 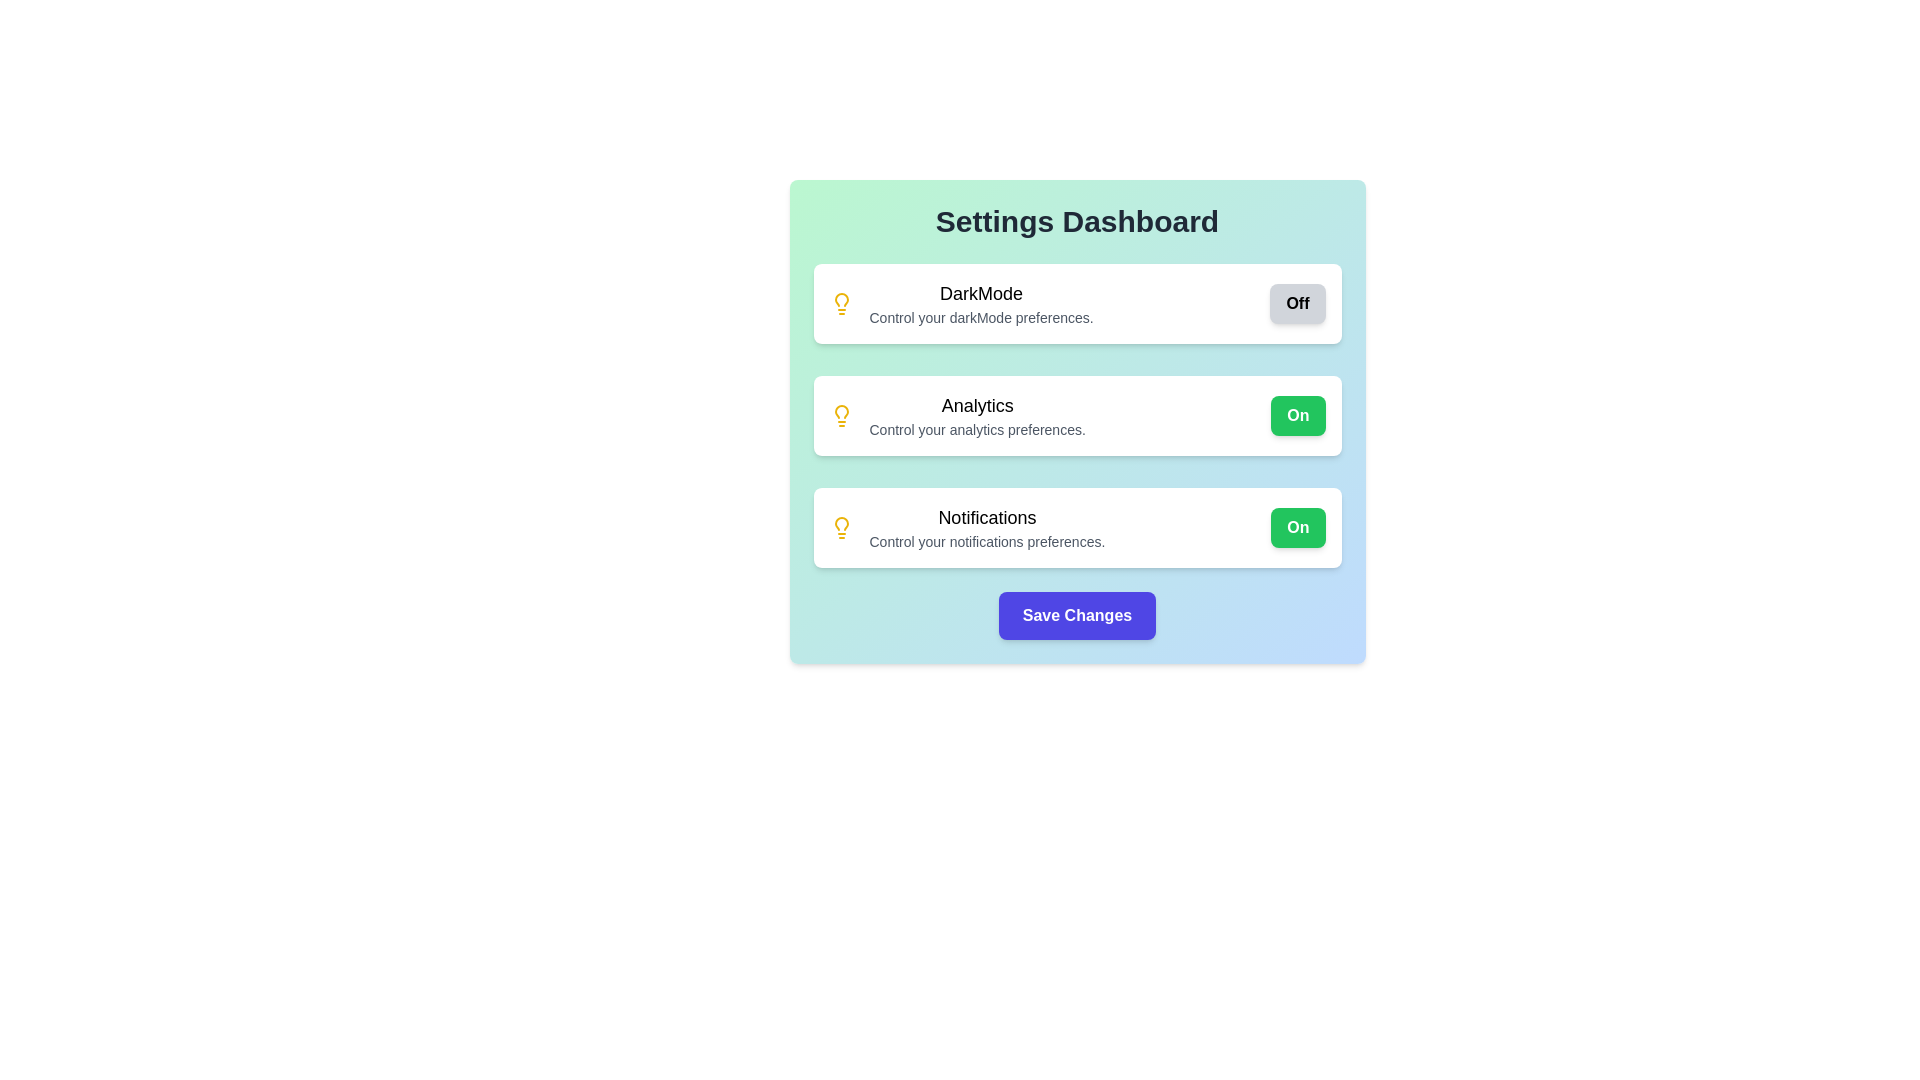 I want to click on 'Save Changes' button to save the current settings, so click(x=1076, y=615).